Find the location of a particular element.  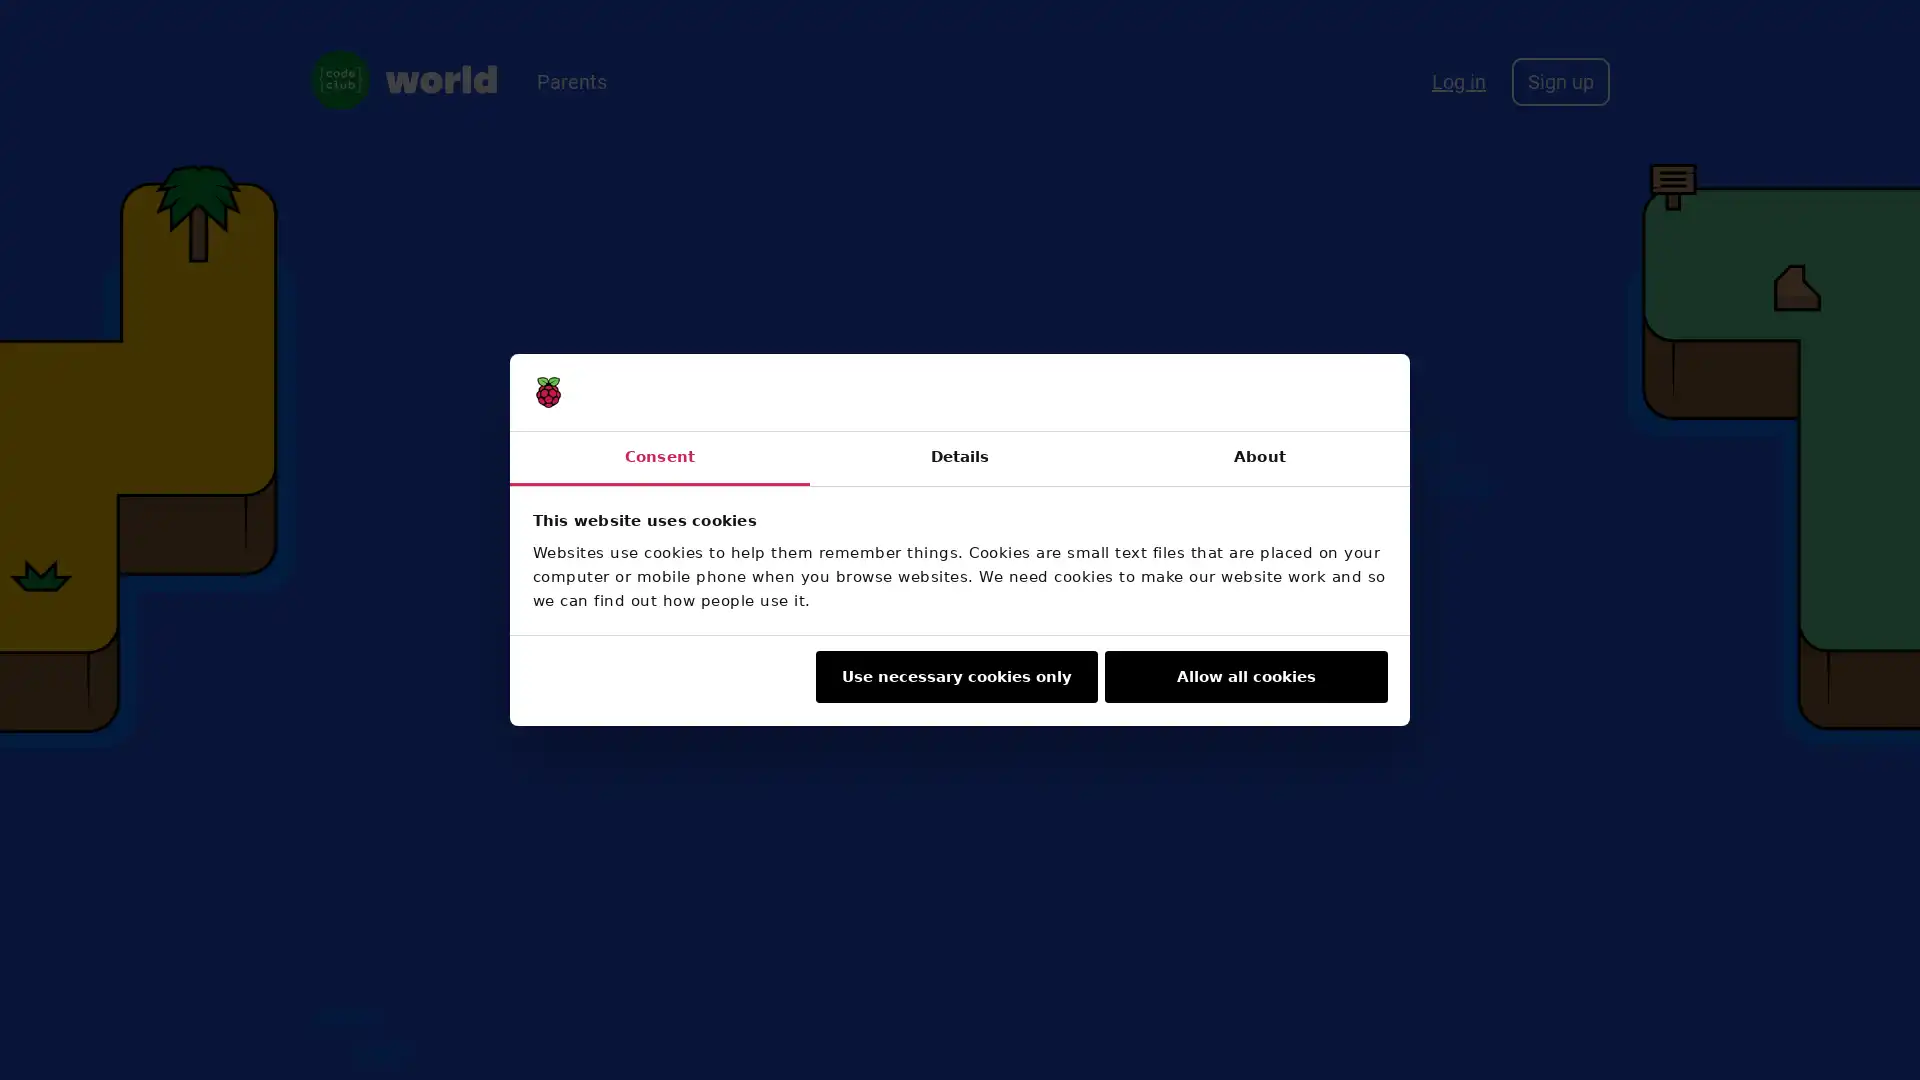

Log in is located at coordinates (1459, 80).